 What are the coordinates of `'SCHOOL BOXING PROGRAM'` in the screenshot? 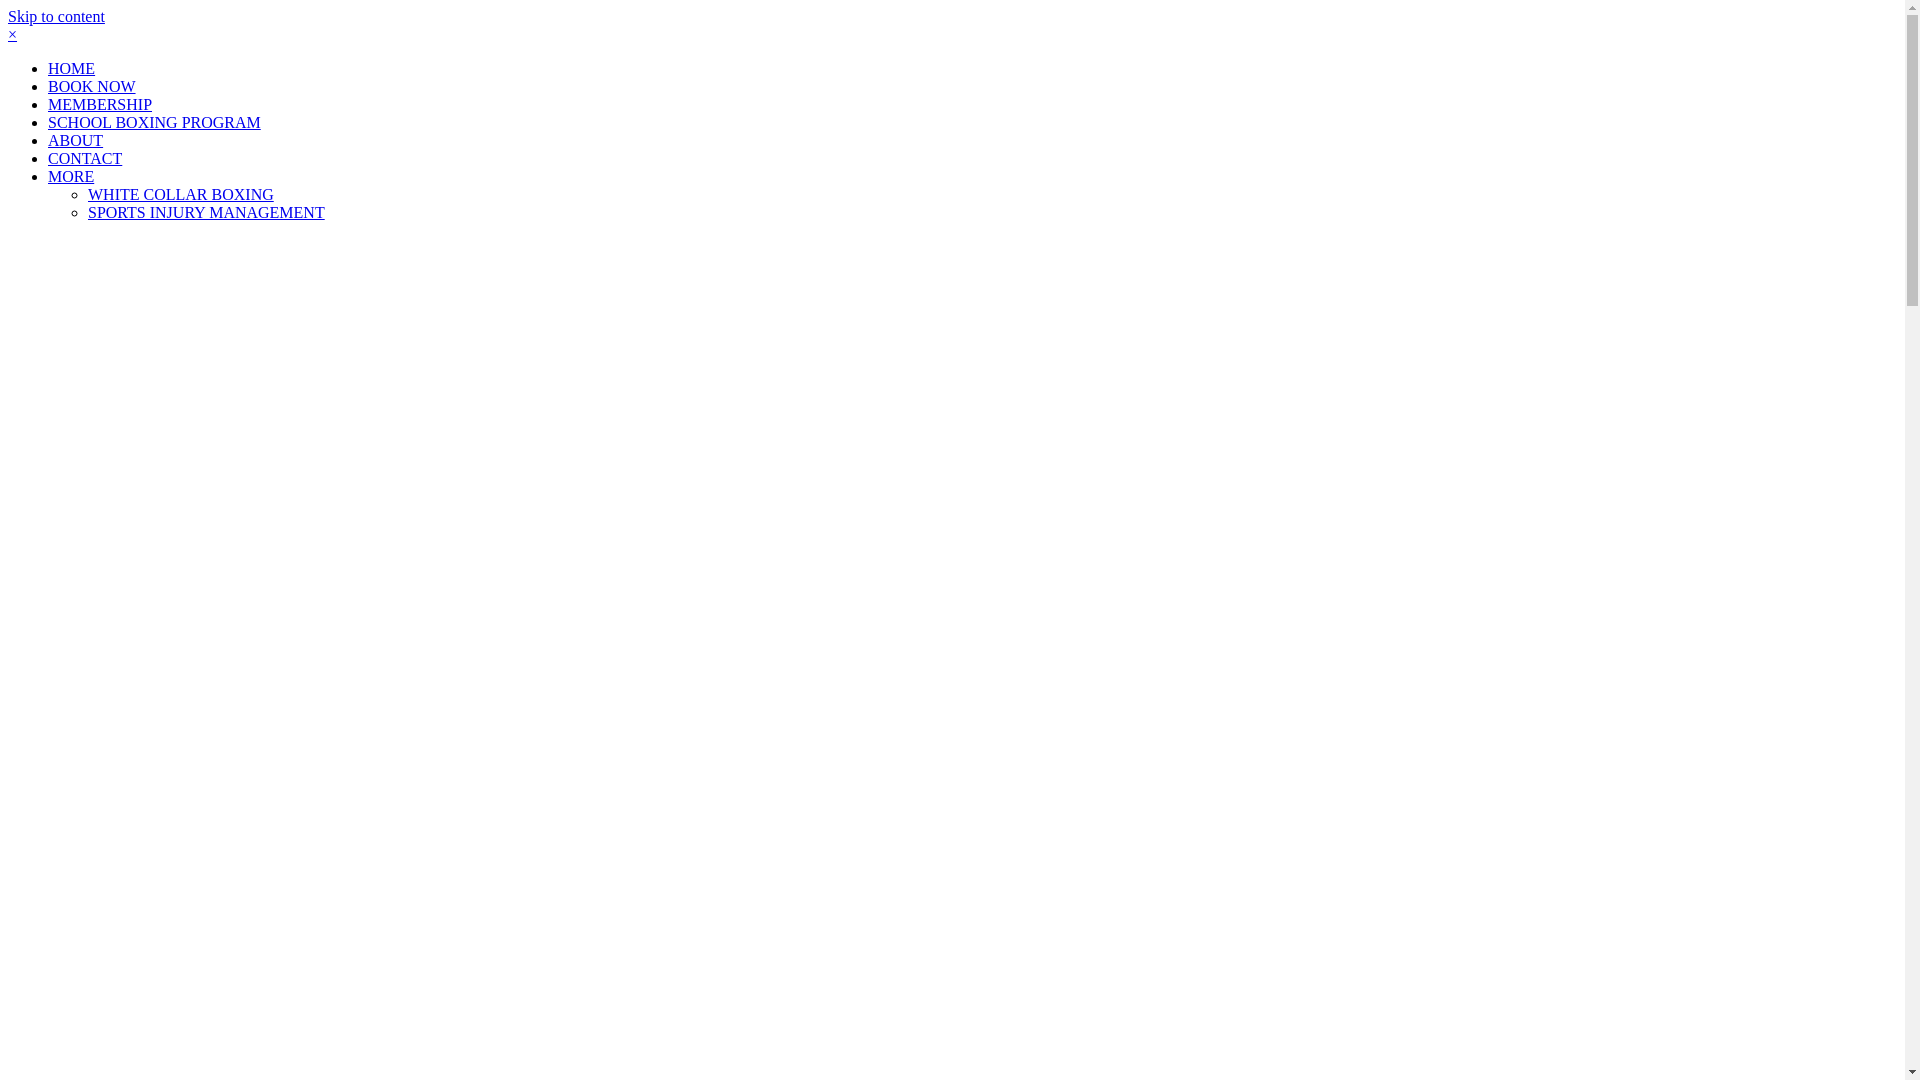 It's located at (153, 122).